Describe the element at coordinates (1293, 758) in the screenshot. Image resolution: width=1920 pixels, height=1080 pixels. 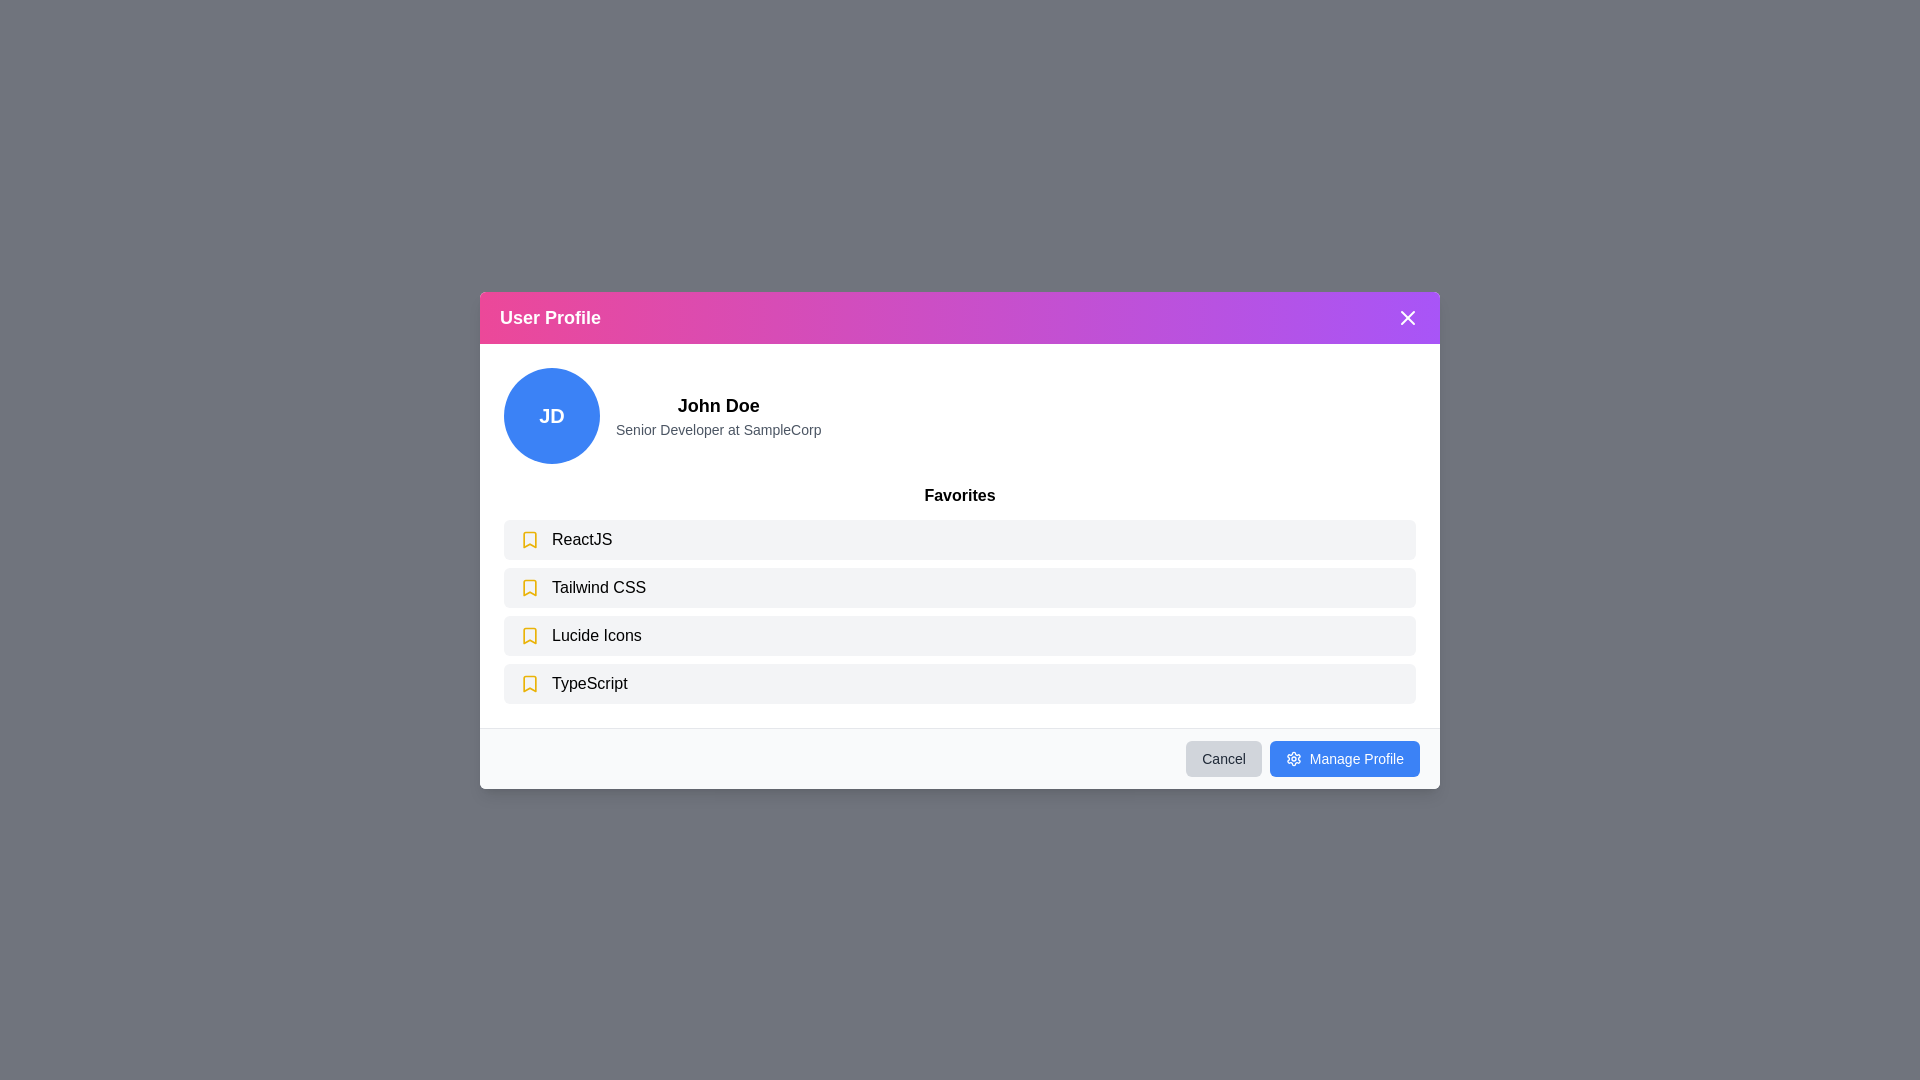
I see `the cogwheel icon within the blue 'Manage Profile' button located at the bottom center of the modal window` at that location.